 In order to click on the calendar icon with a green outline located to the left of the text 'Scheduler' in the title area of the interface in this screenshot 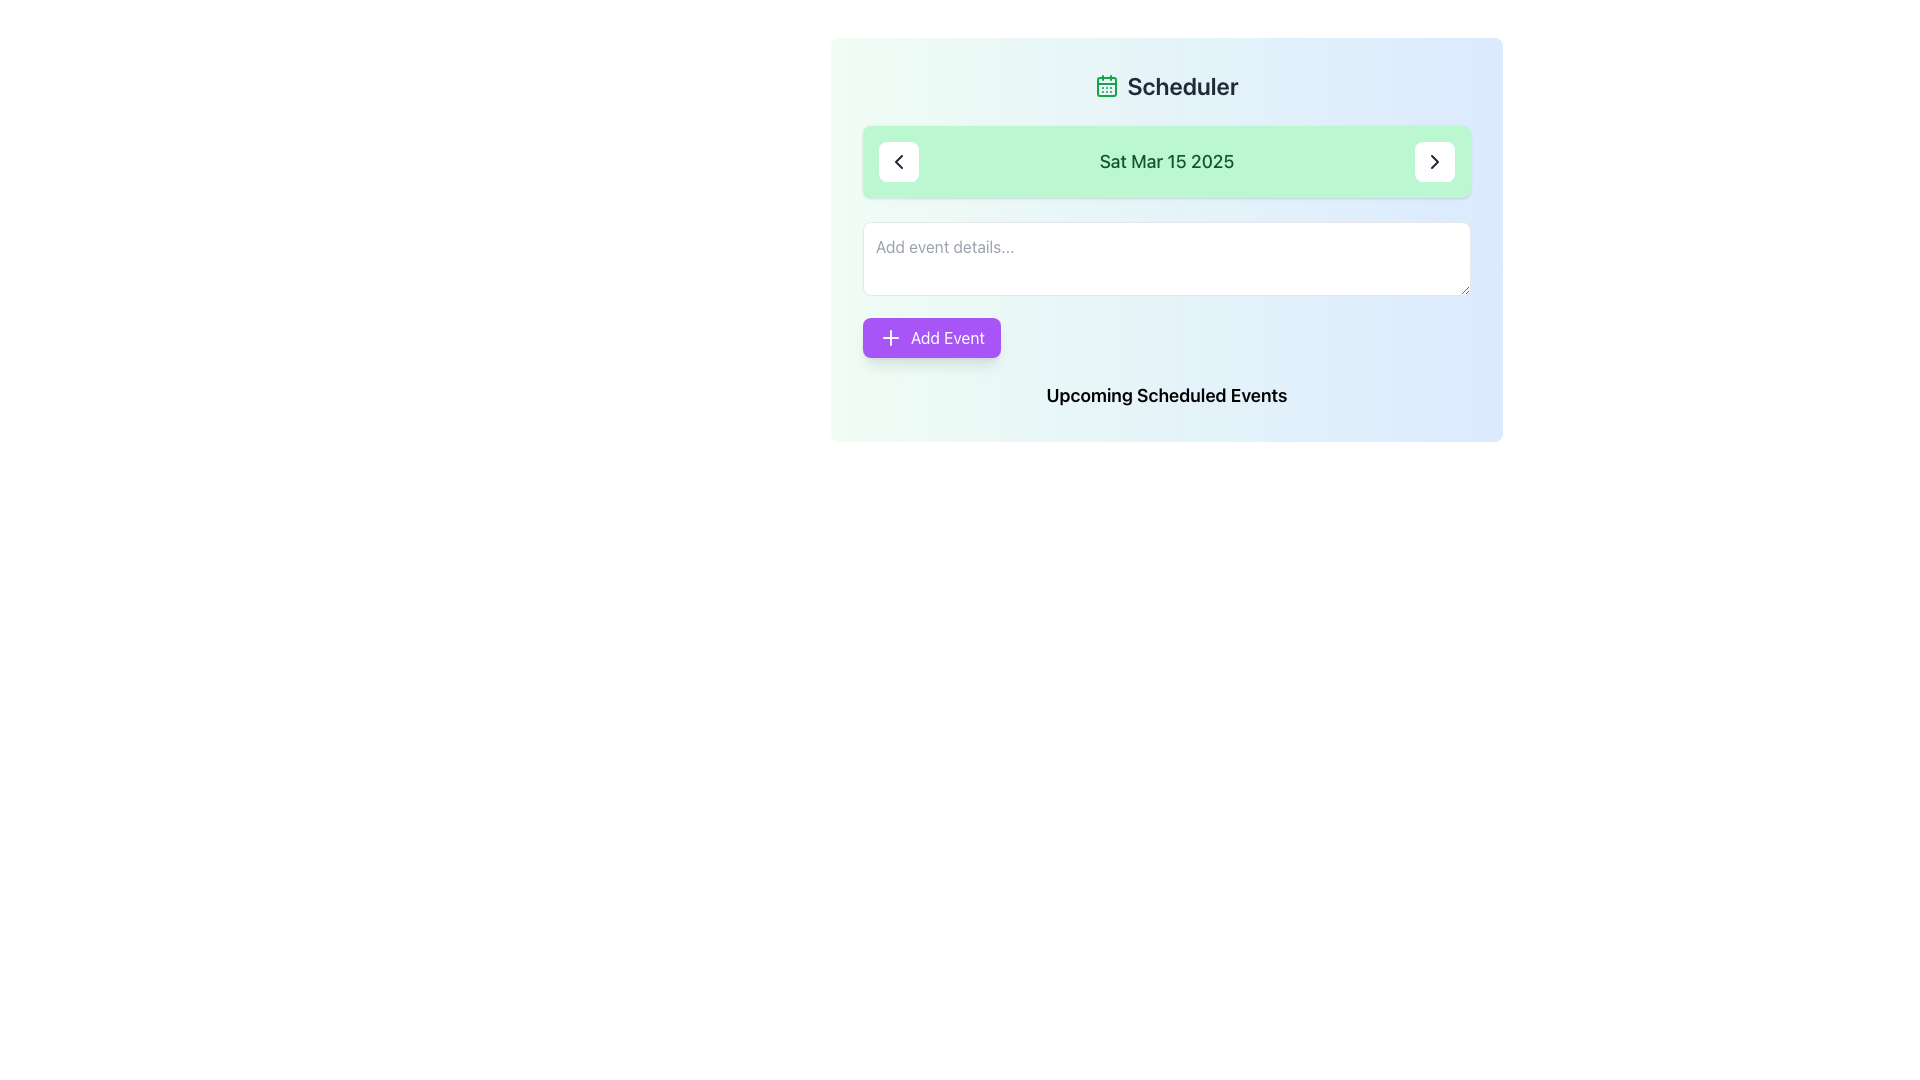, I will do `click(1106, 84)`.